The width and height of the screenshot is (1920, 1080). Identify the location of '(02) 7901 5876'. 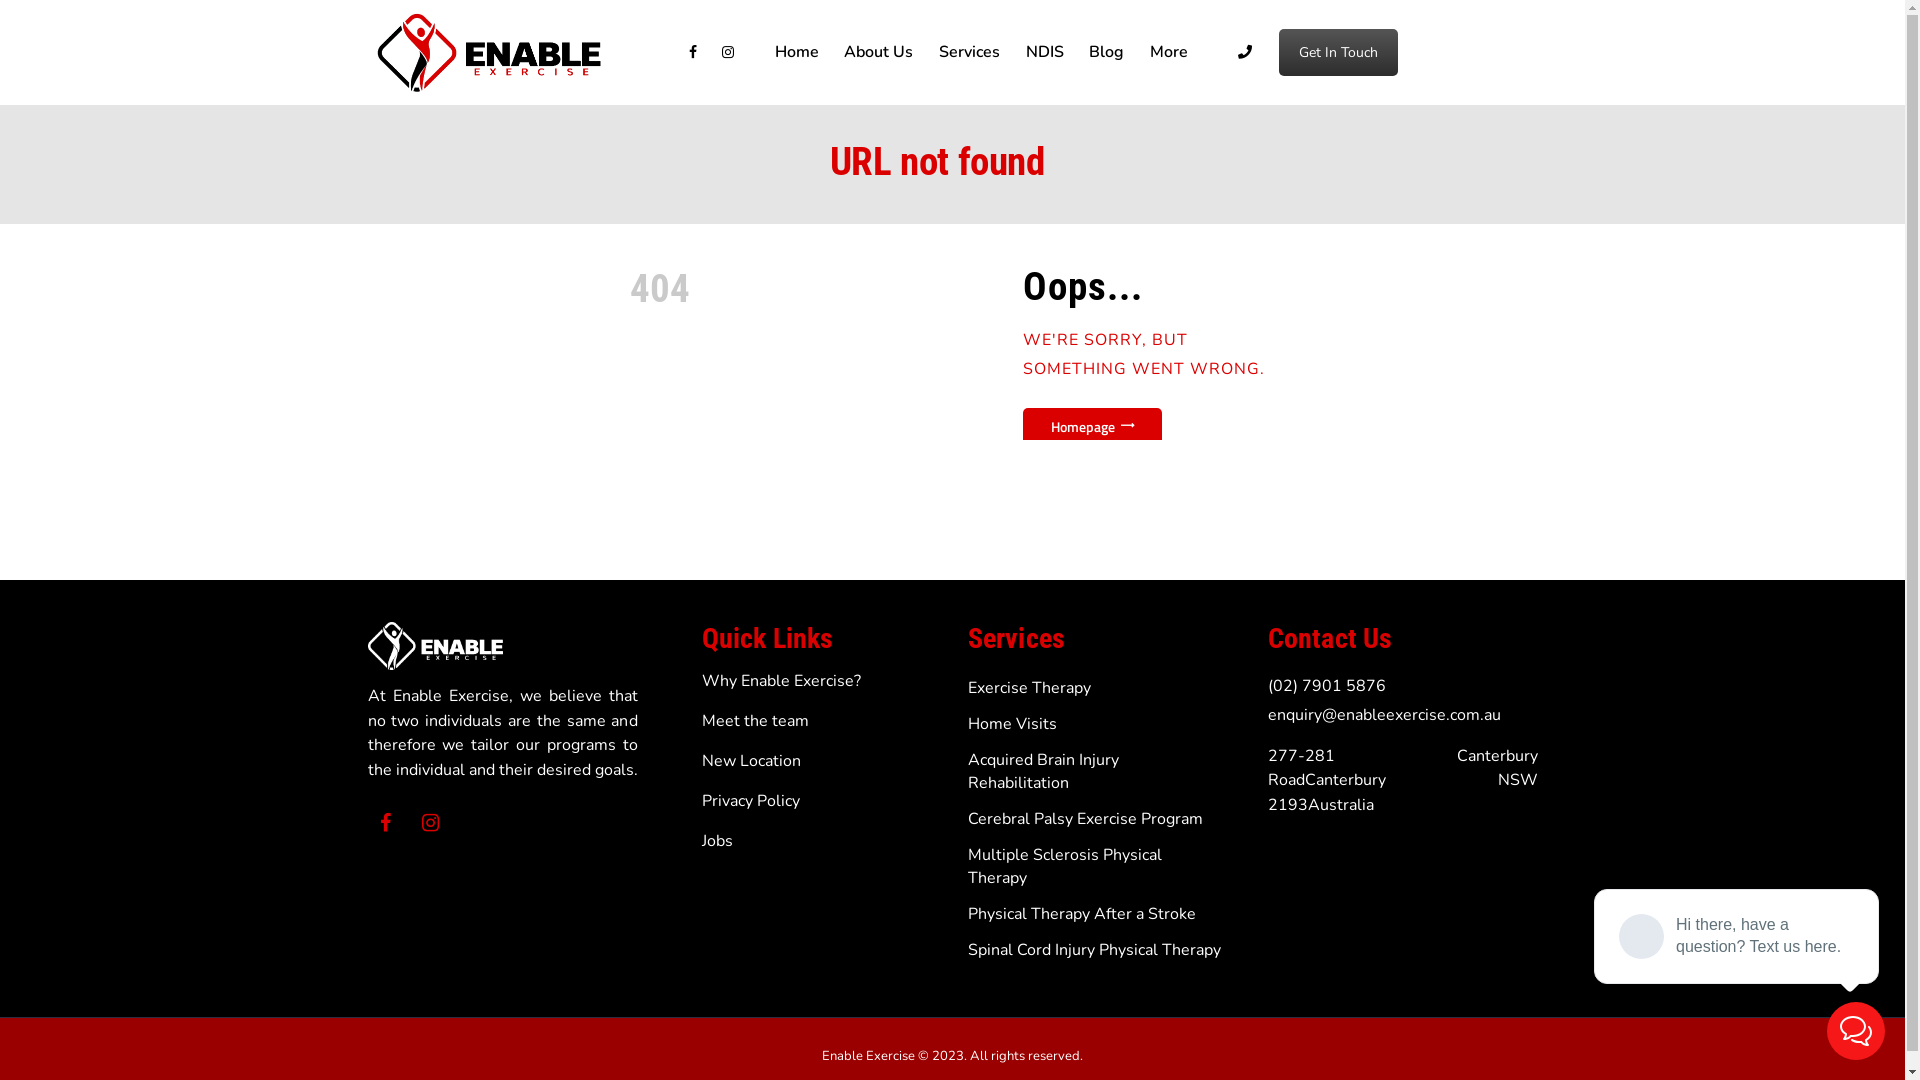
(1326, 685).